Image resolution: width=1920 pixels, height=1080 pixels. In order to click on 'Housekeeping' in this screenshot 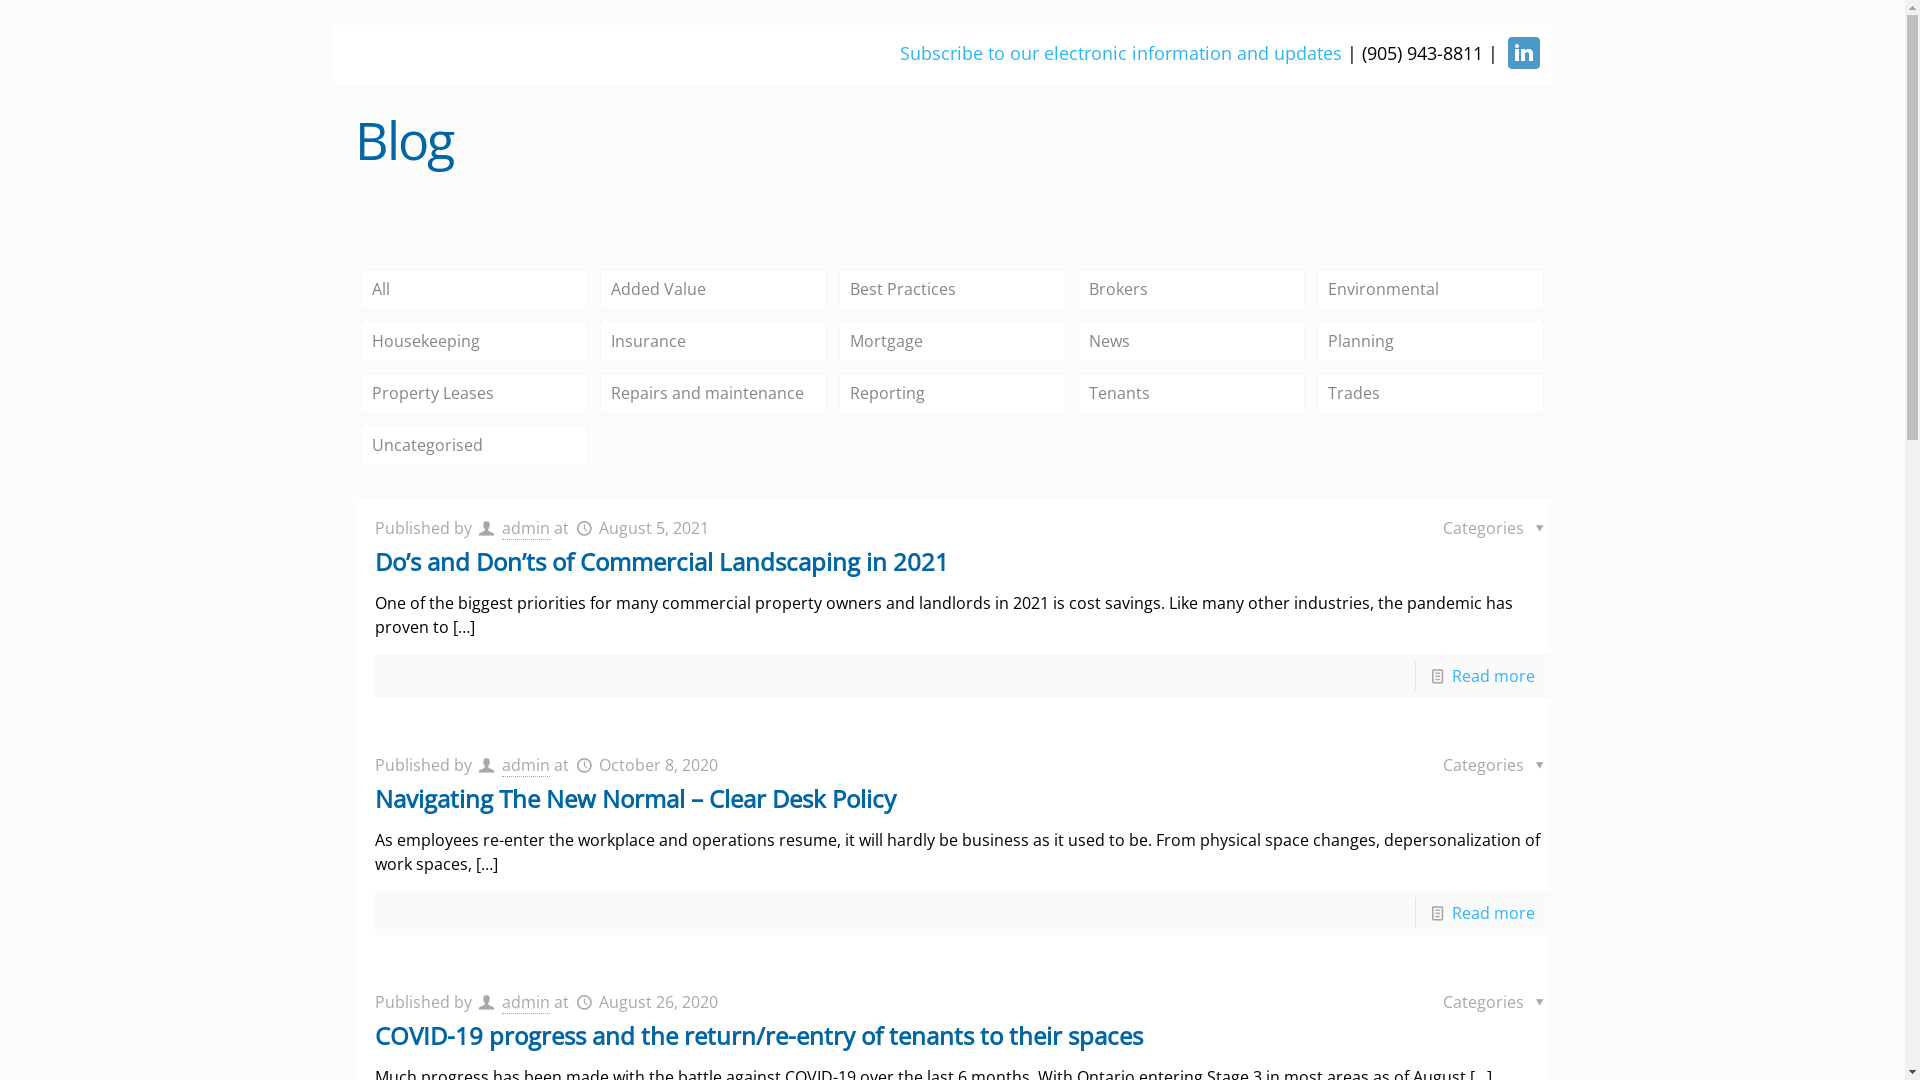, I will do `click(360, 339)`.